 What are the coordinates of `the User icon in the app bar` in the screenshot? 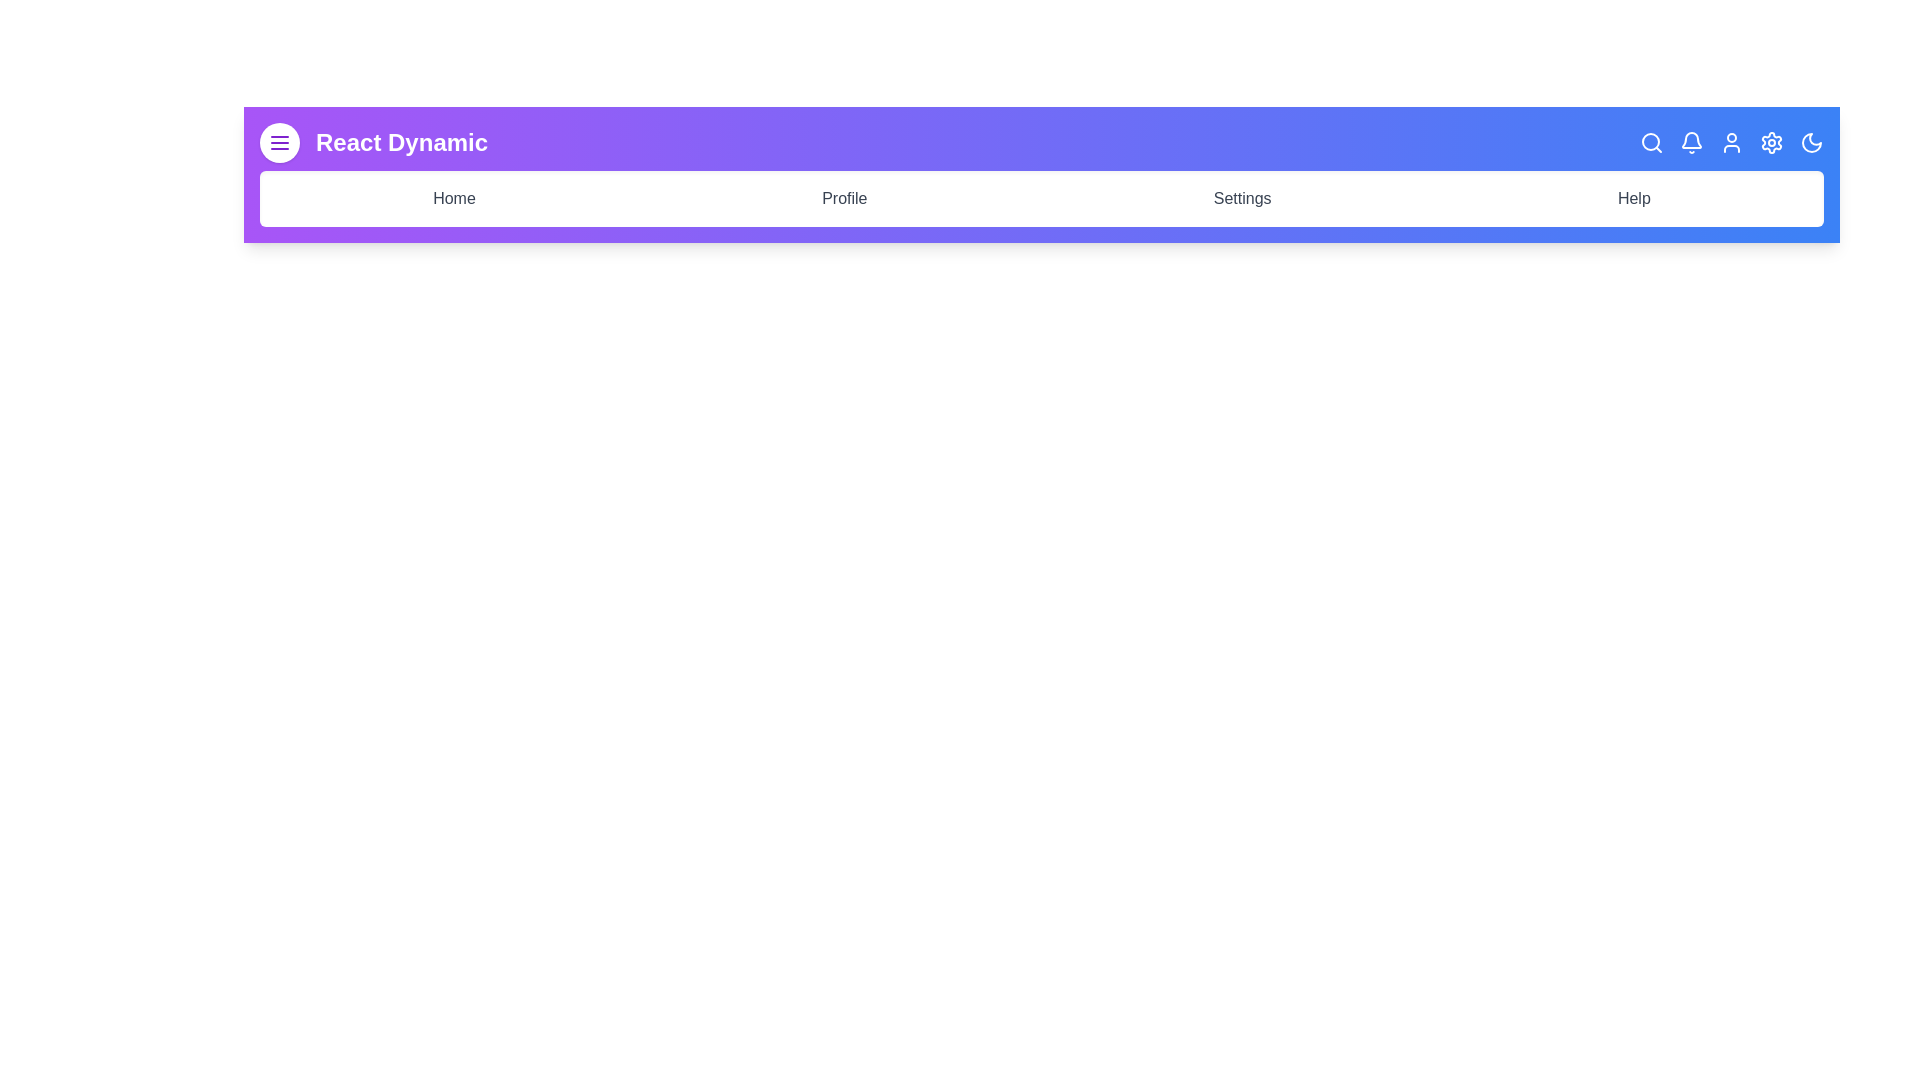 It's located at (1731, 141).